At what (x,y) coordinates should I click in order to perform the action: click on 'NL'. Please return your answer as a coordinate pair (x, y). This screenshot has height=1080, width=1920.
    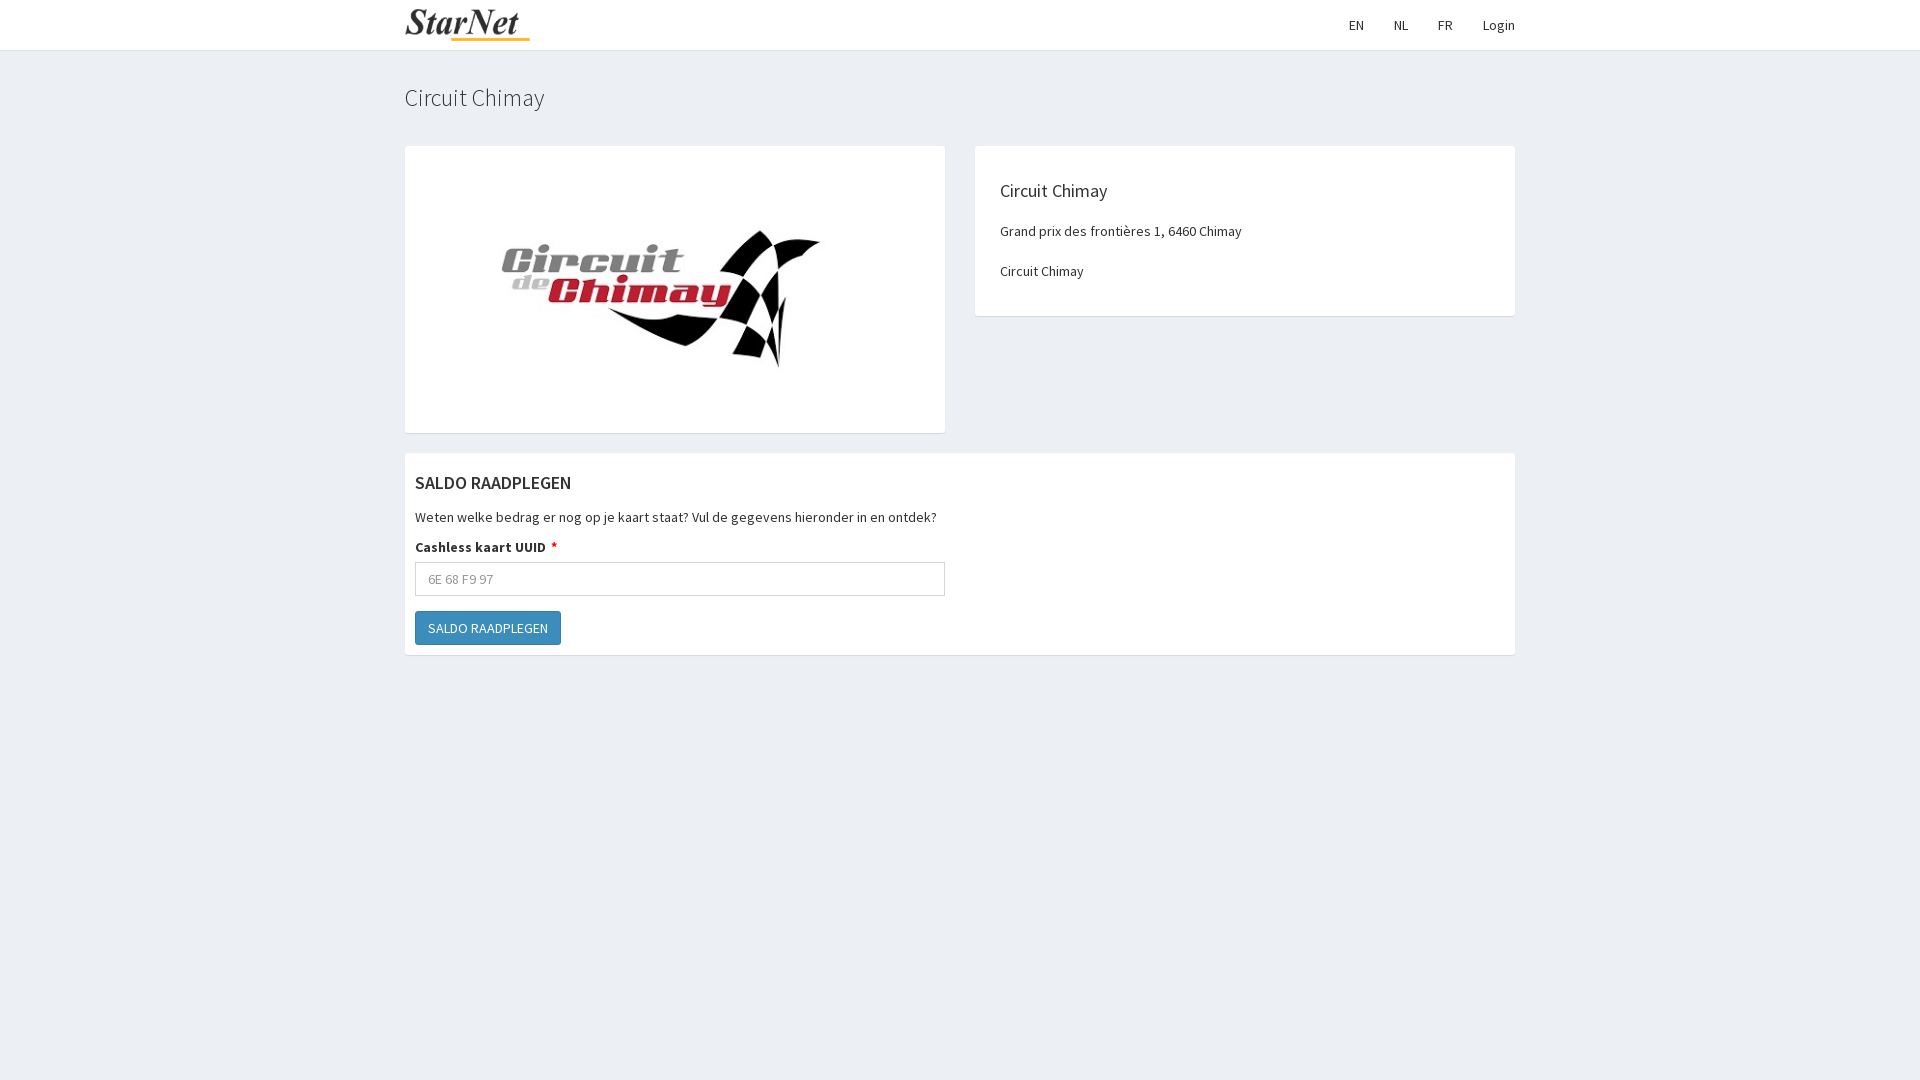
    Looking at the image, I should click on (1400, 24).